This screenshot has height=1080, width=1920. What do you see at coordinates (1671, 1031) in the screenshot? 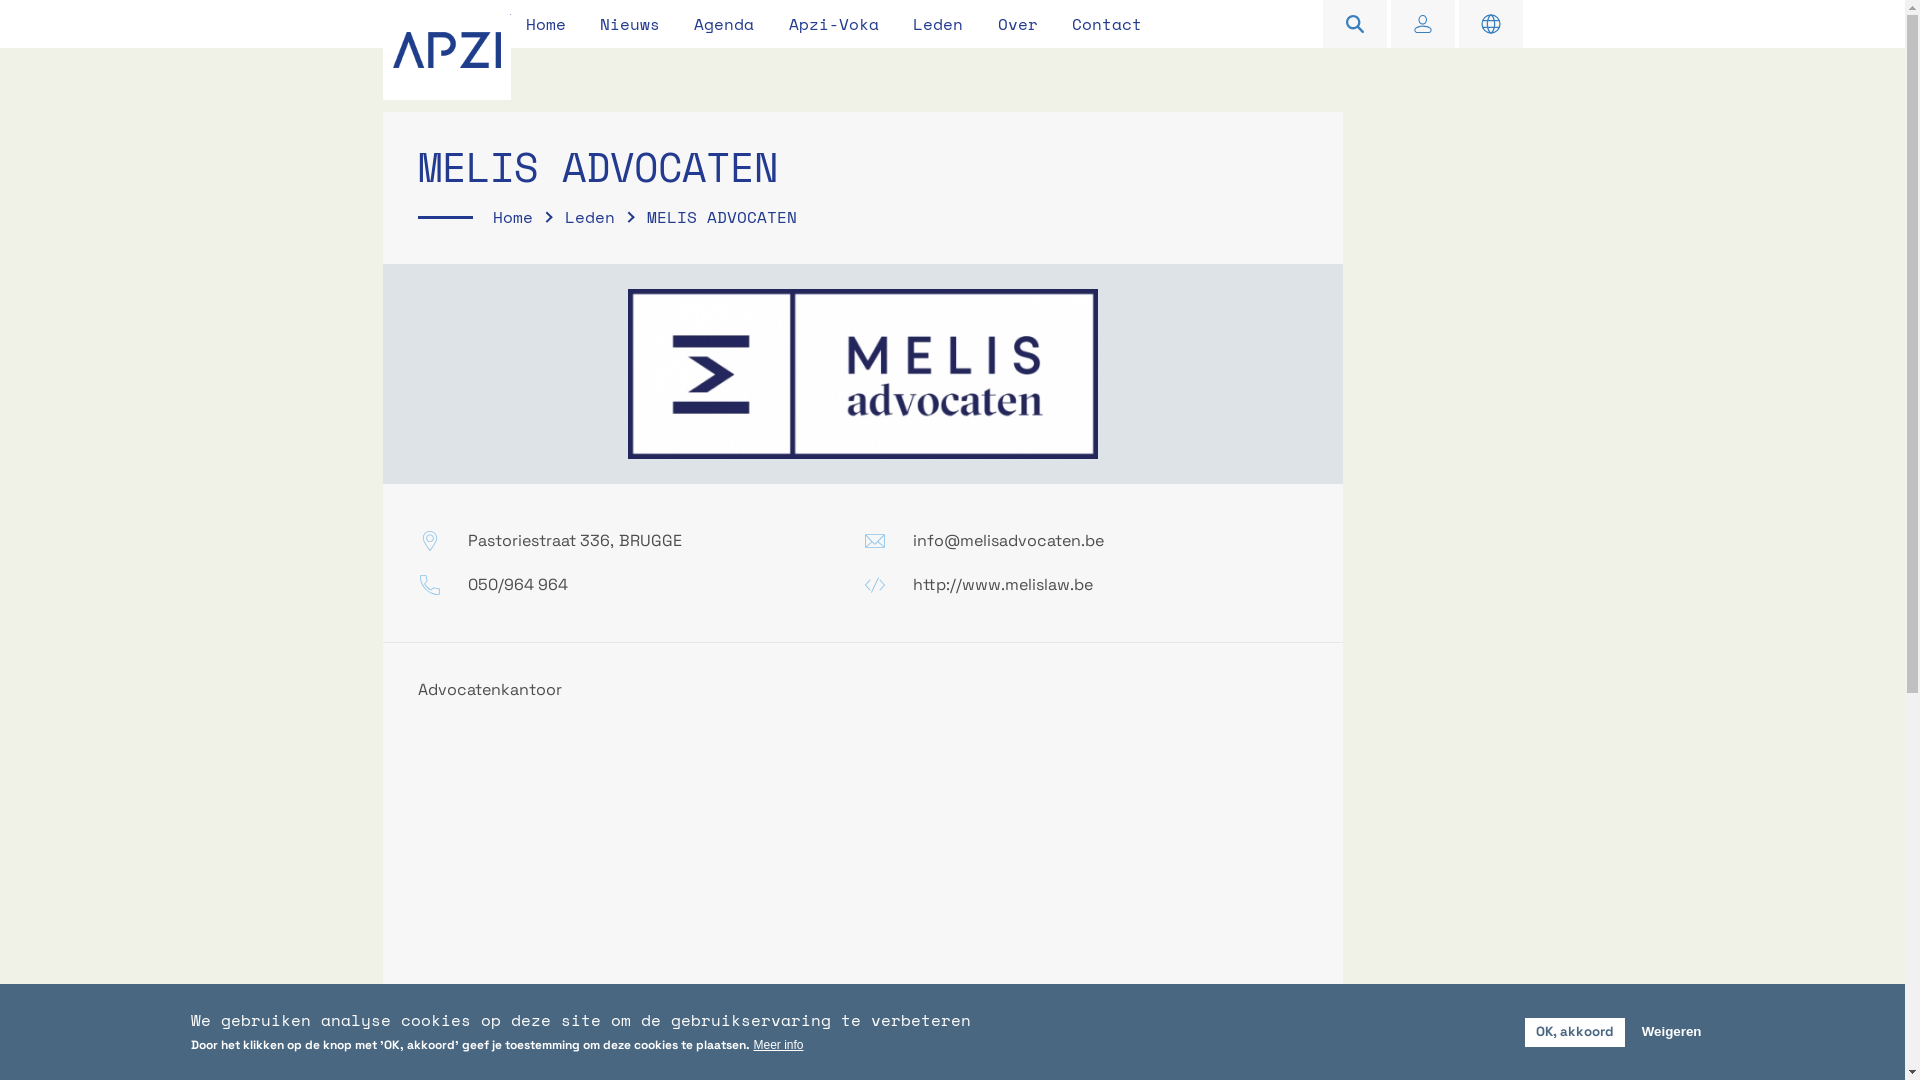
I see `'Weigeren'` at bounding box center [1671, 1031].